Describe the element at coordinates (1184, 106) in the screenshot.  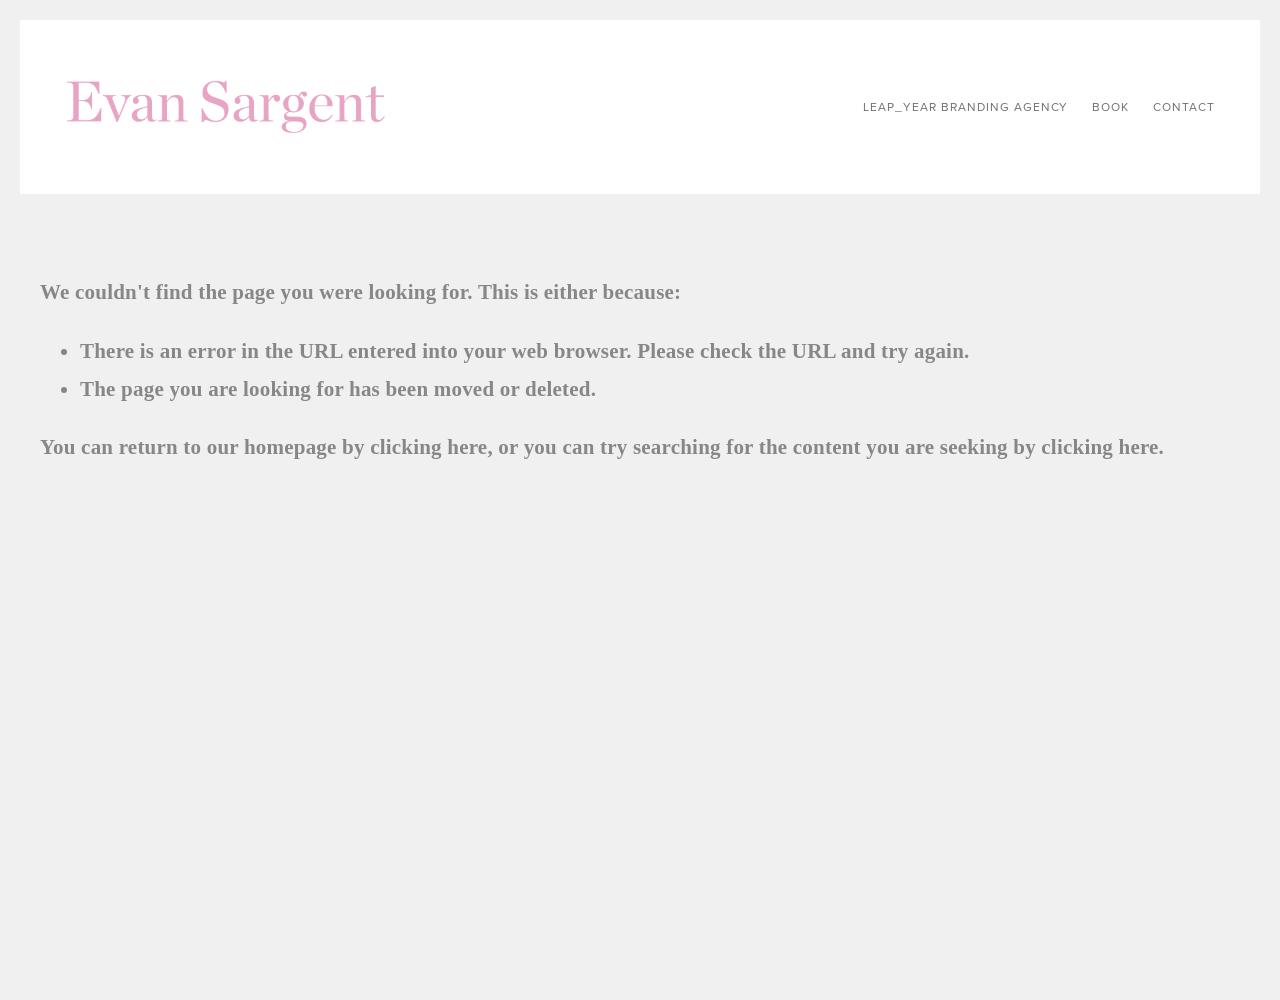
I see `'Contact'` at that location.